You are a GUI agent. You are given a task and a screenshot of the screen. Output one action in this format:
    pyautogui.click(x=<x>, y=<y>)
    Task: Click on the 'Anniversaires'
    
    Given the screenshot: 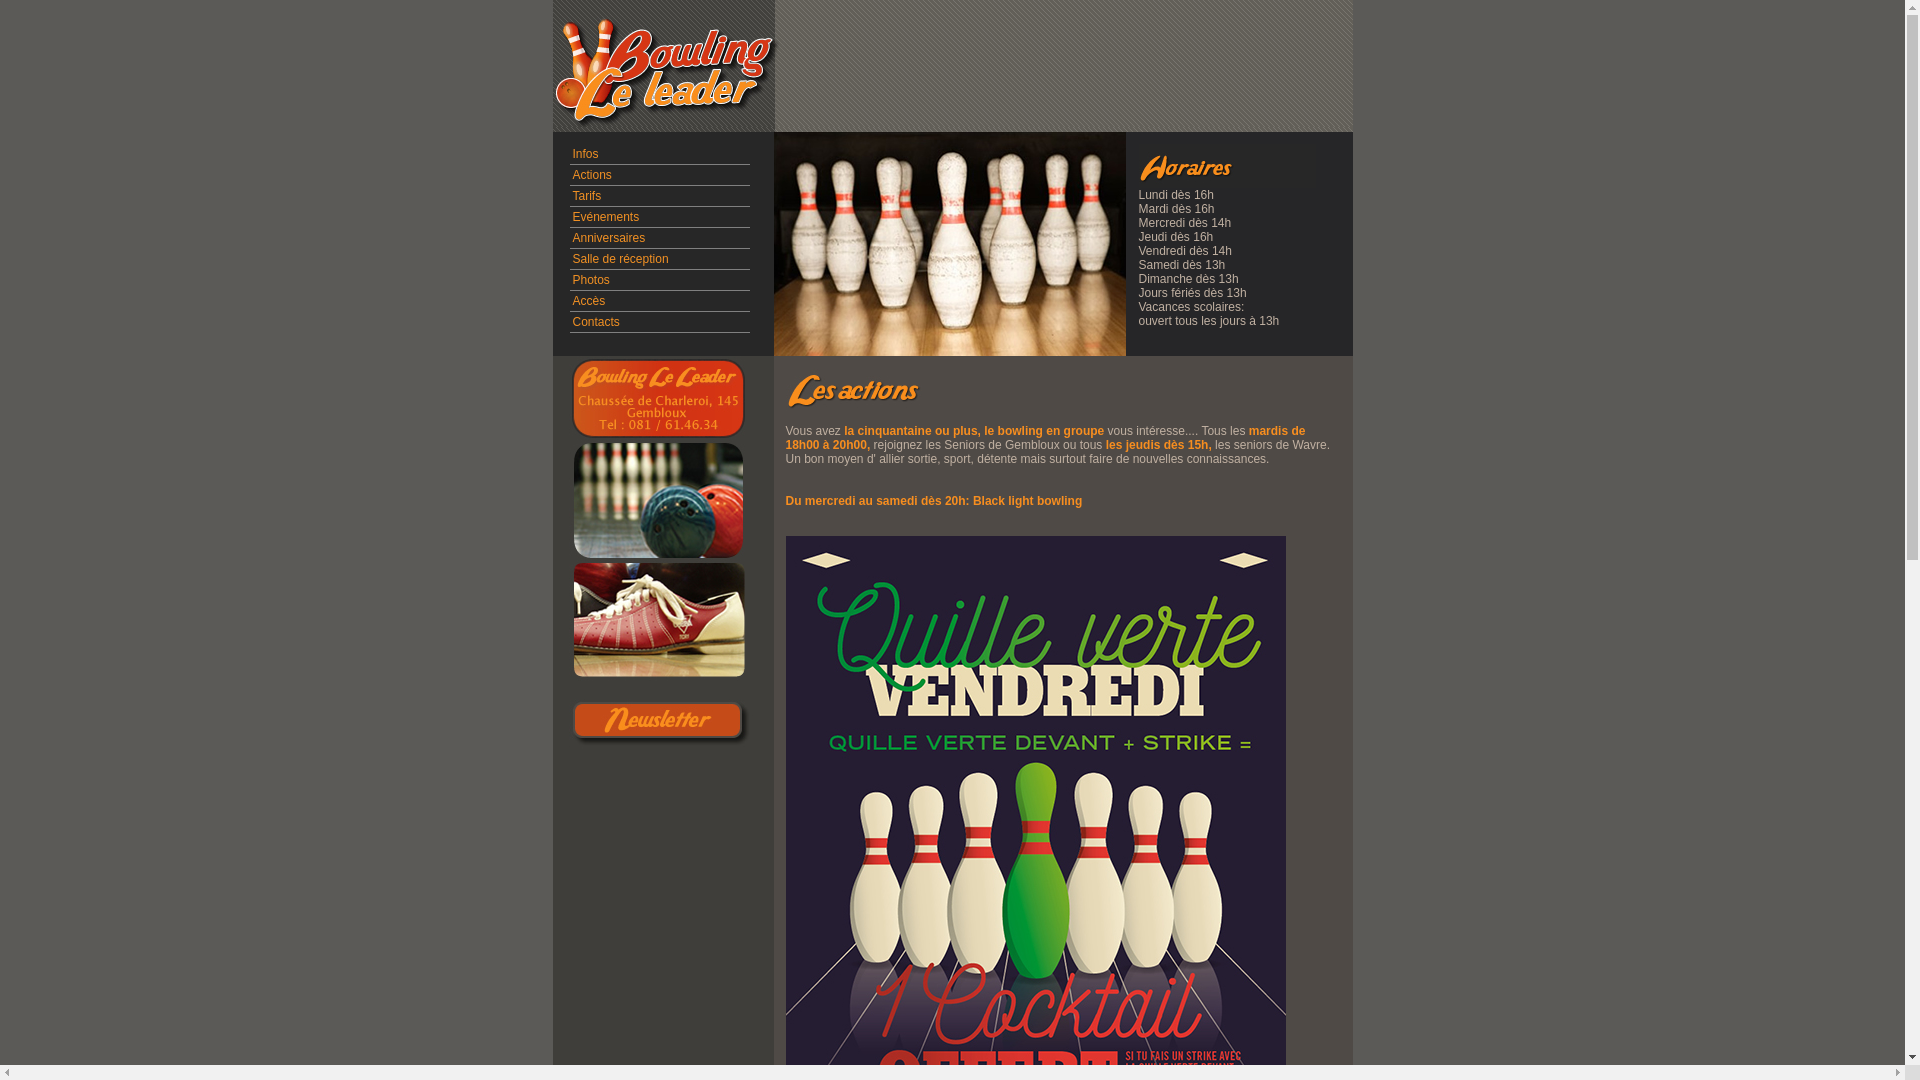 What is the action you would take?
    pyautogui.click(x=607, y=237)
    